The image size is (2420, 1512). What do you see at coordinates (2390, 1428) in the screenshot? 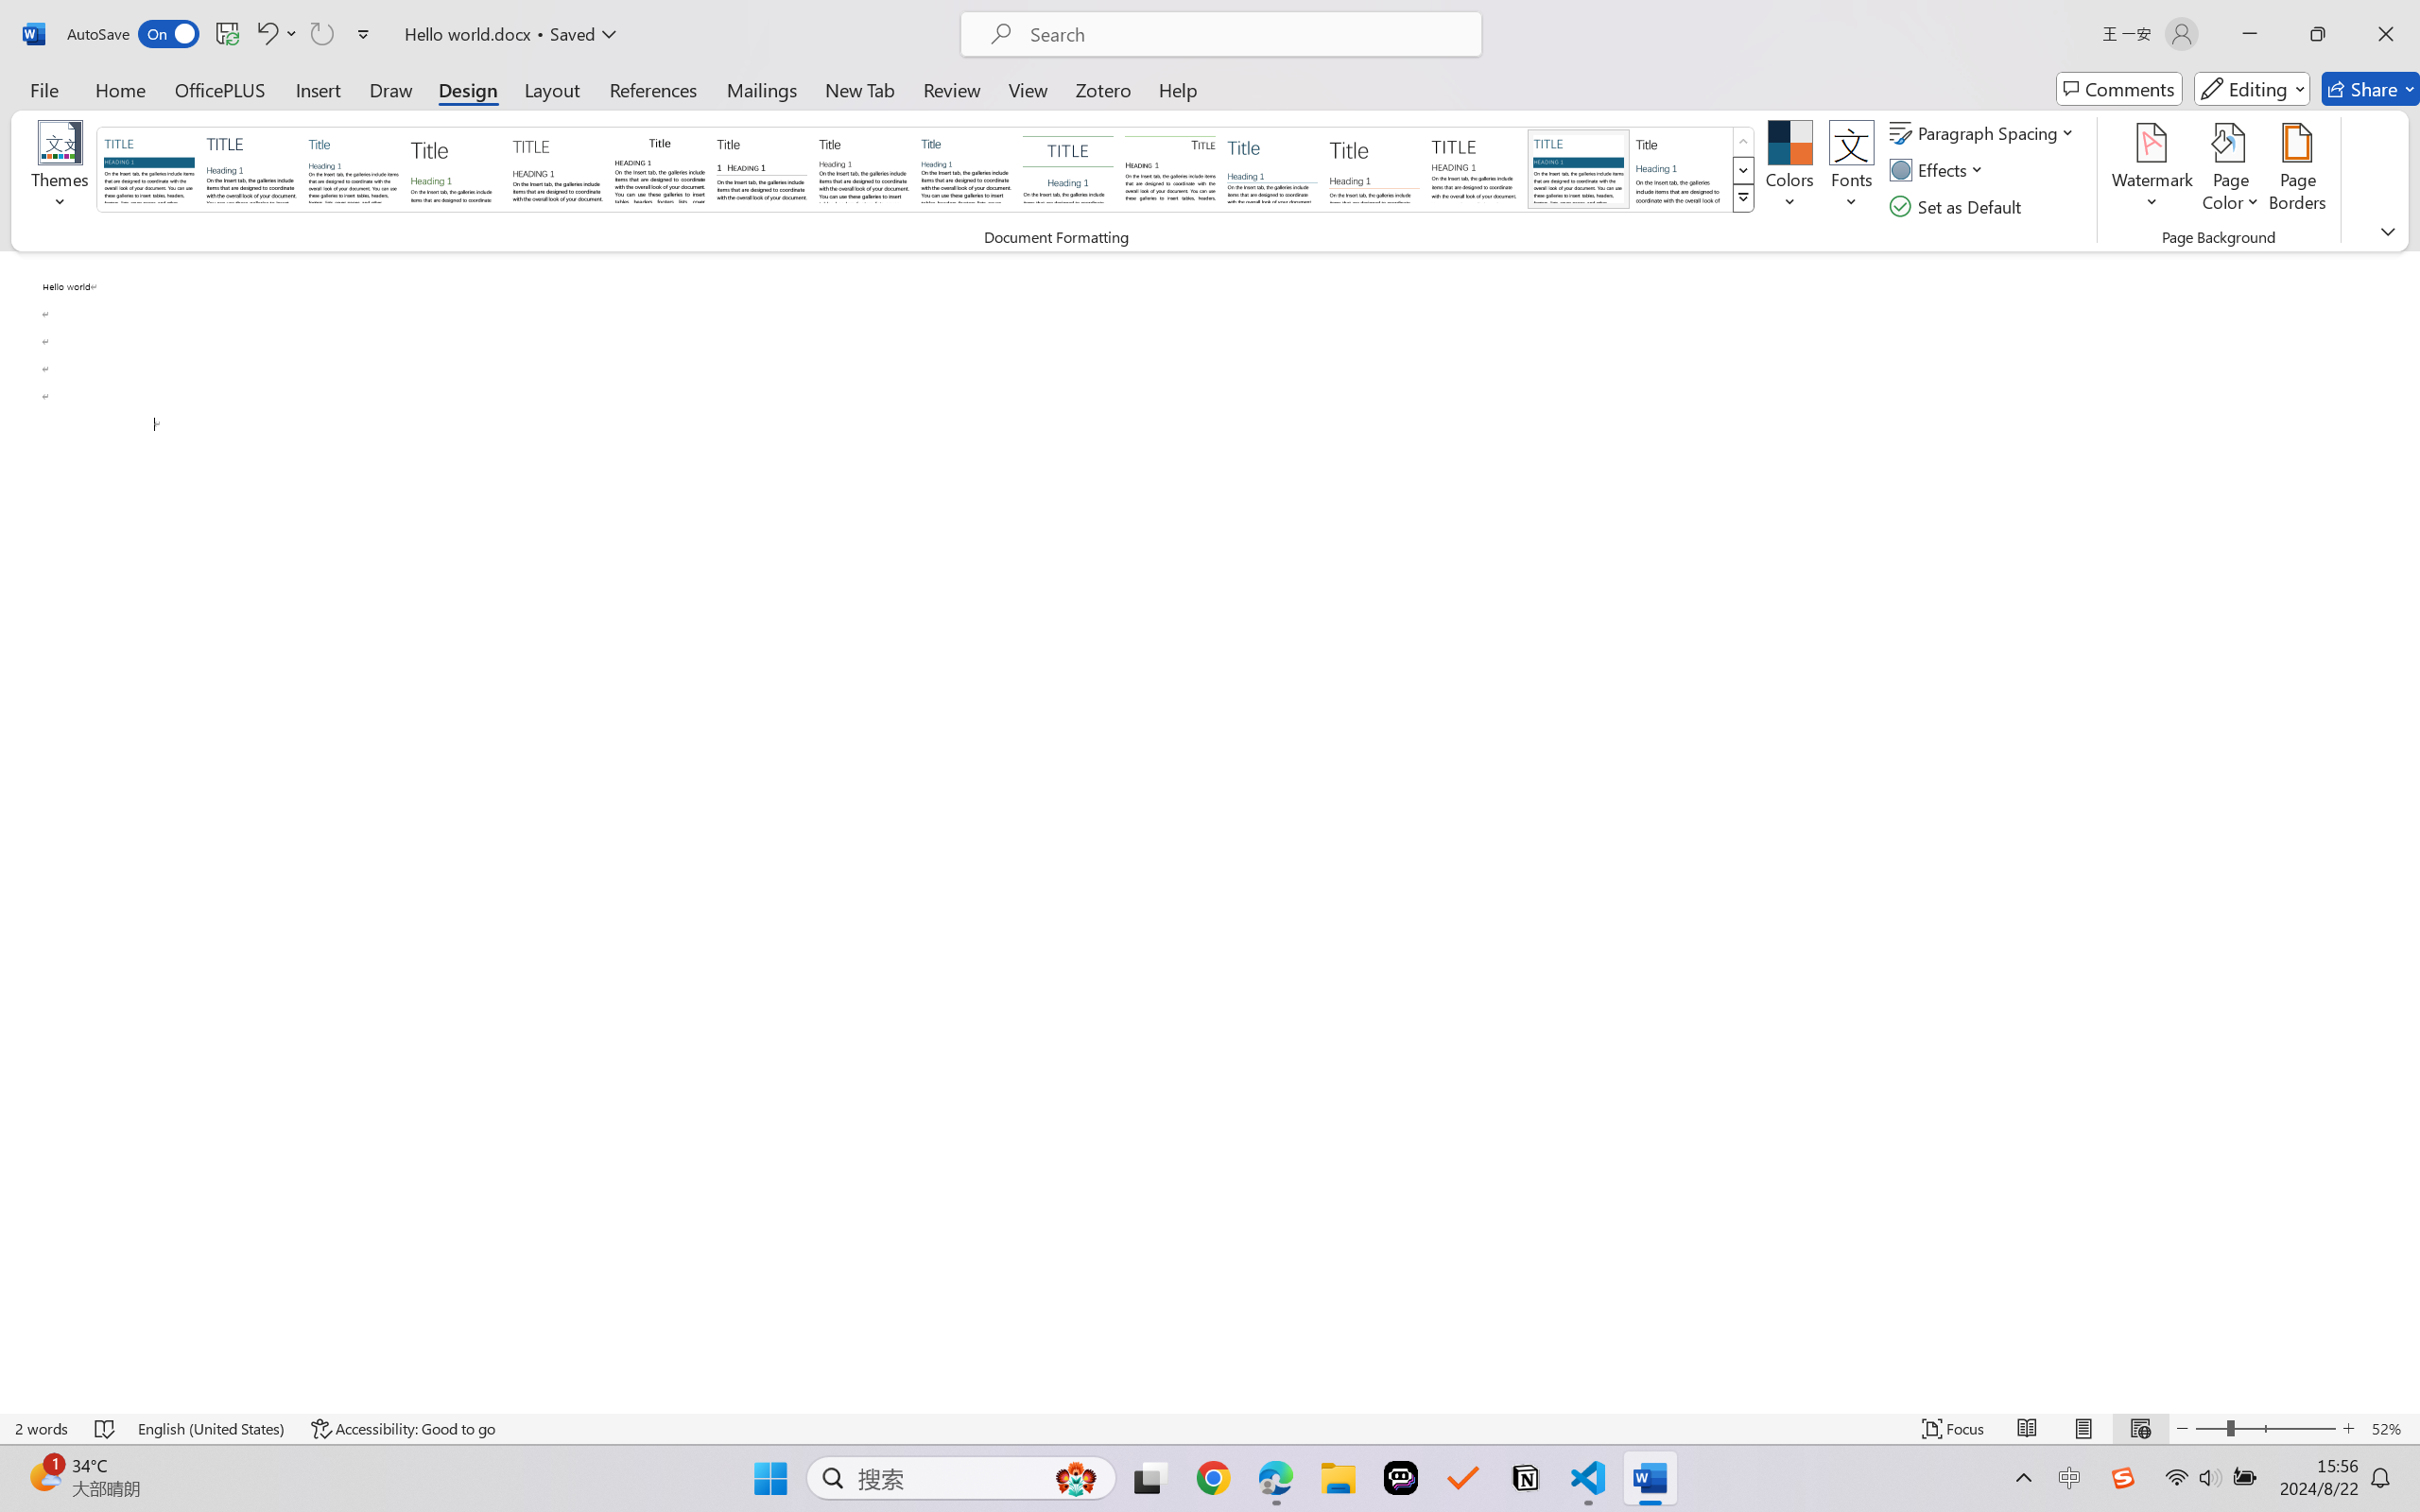
I see `'Zoom 52%'` at bounding box center [2390, 1428].